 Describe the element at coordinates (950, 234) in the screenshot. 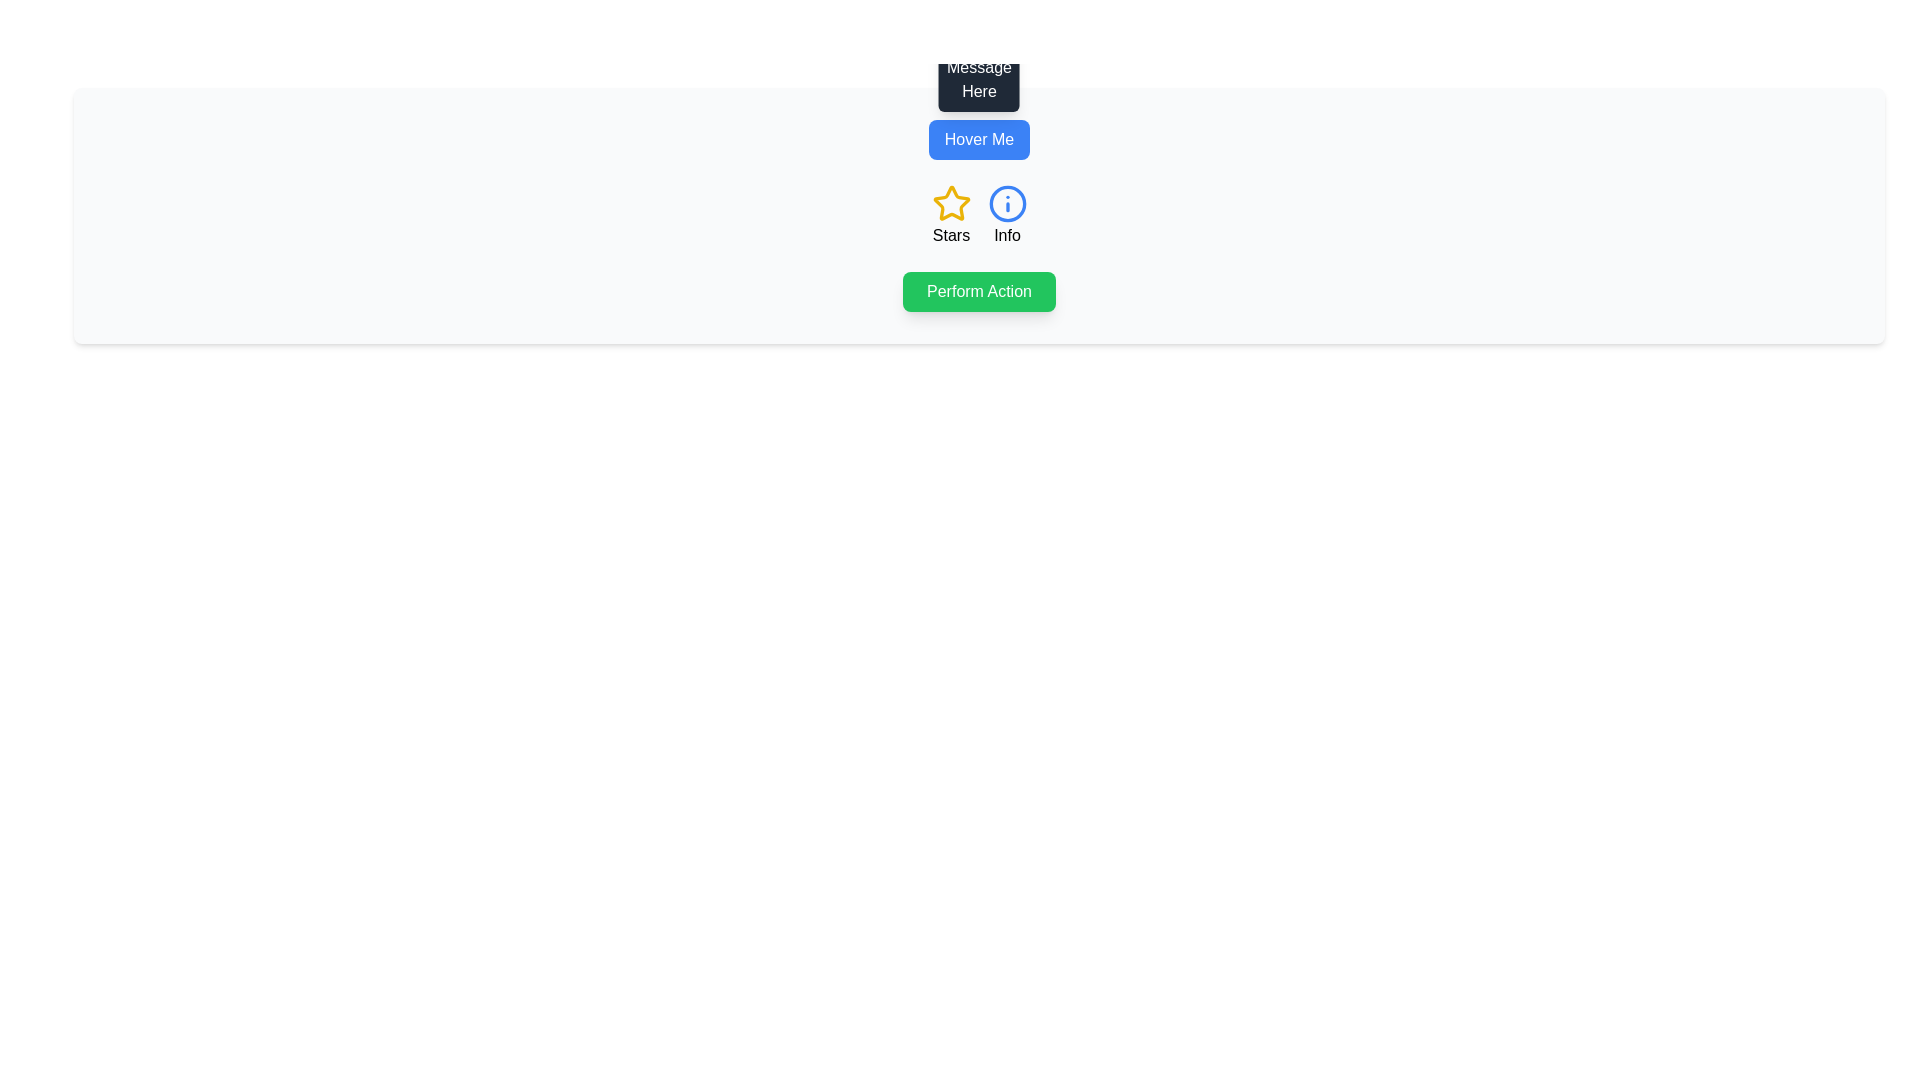

I see `the descriptive text label for the star icon, which provides context to its significance in the interface` at that location.